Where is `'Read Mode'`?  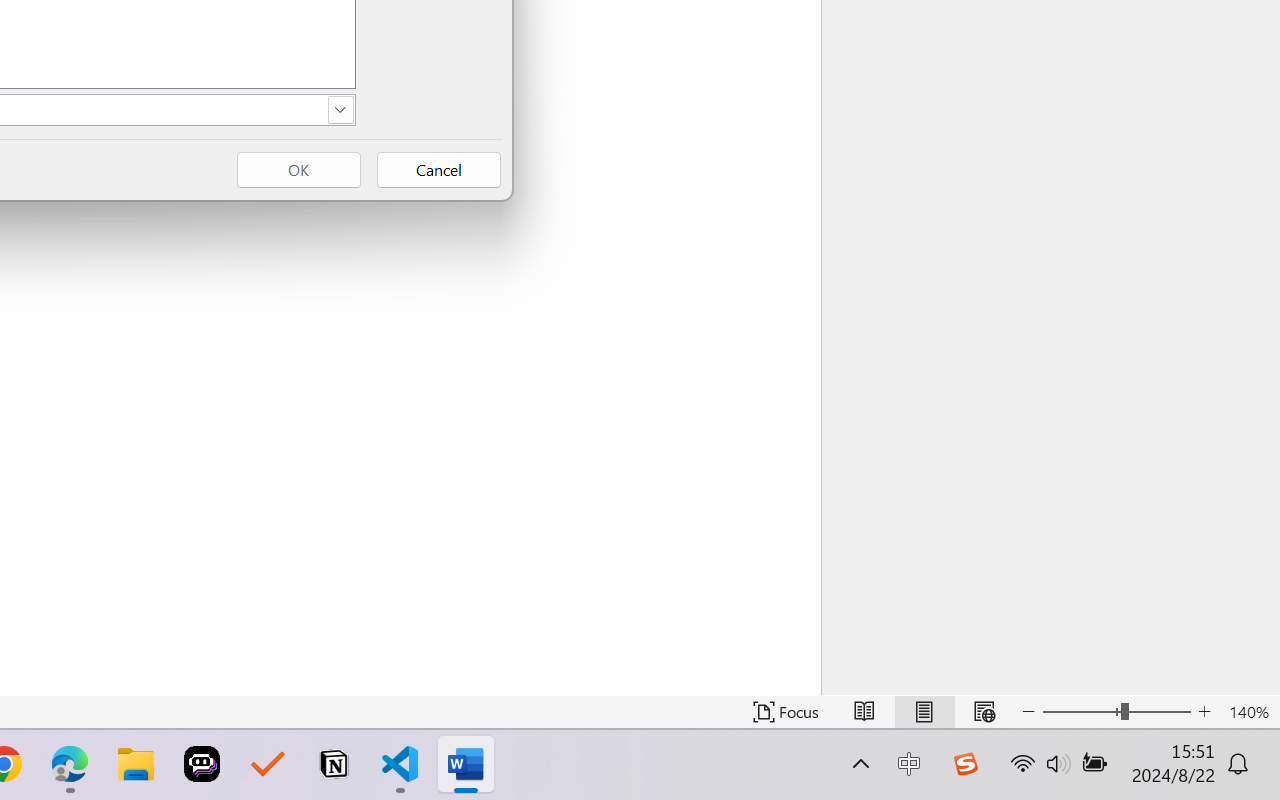 'Read Mode' is located at coordinates (864, 711).